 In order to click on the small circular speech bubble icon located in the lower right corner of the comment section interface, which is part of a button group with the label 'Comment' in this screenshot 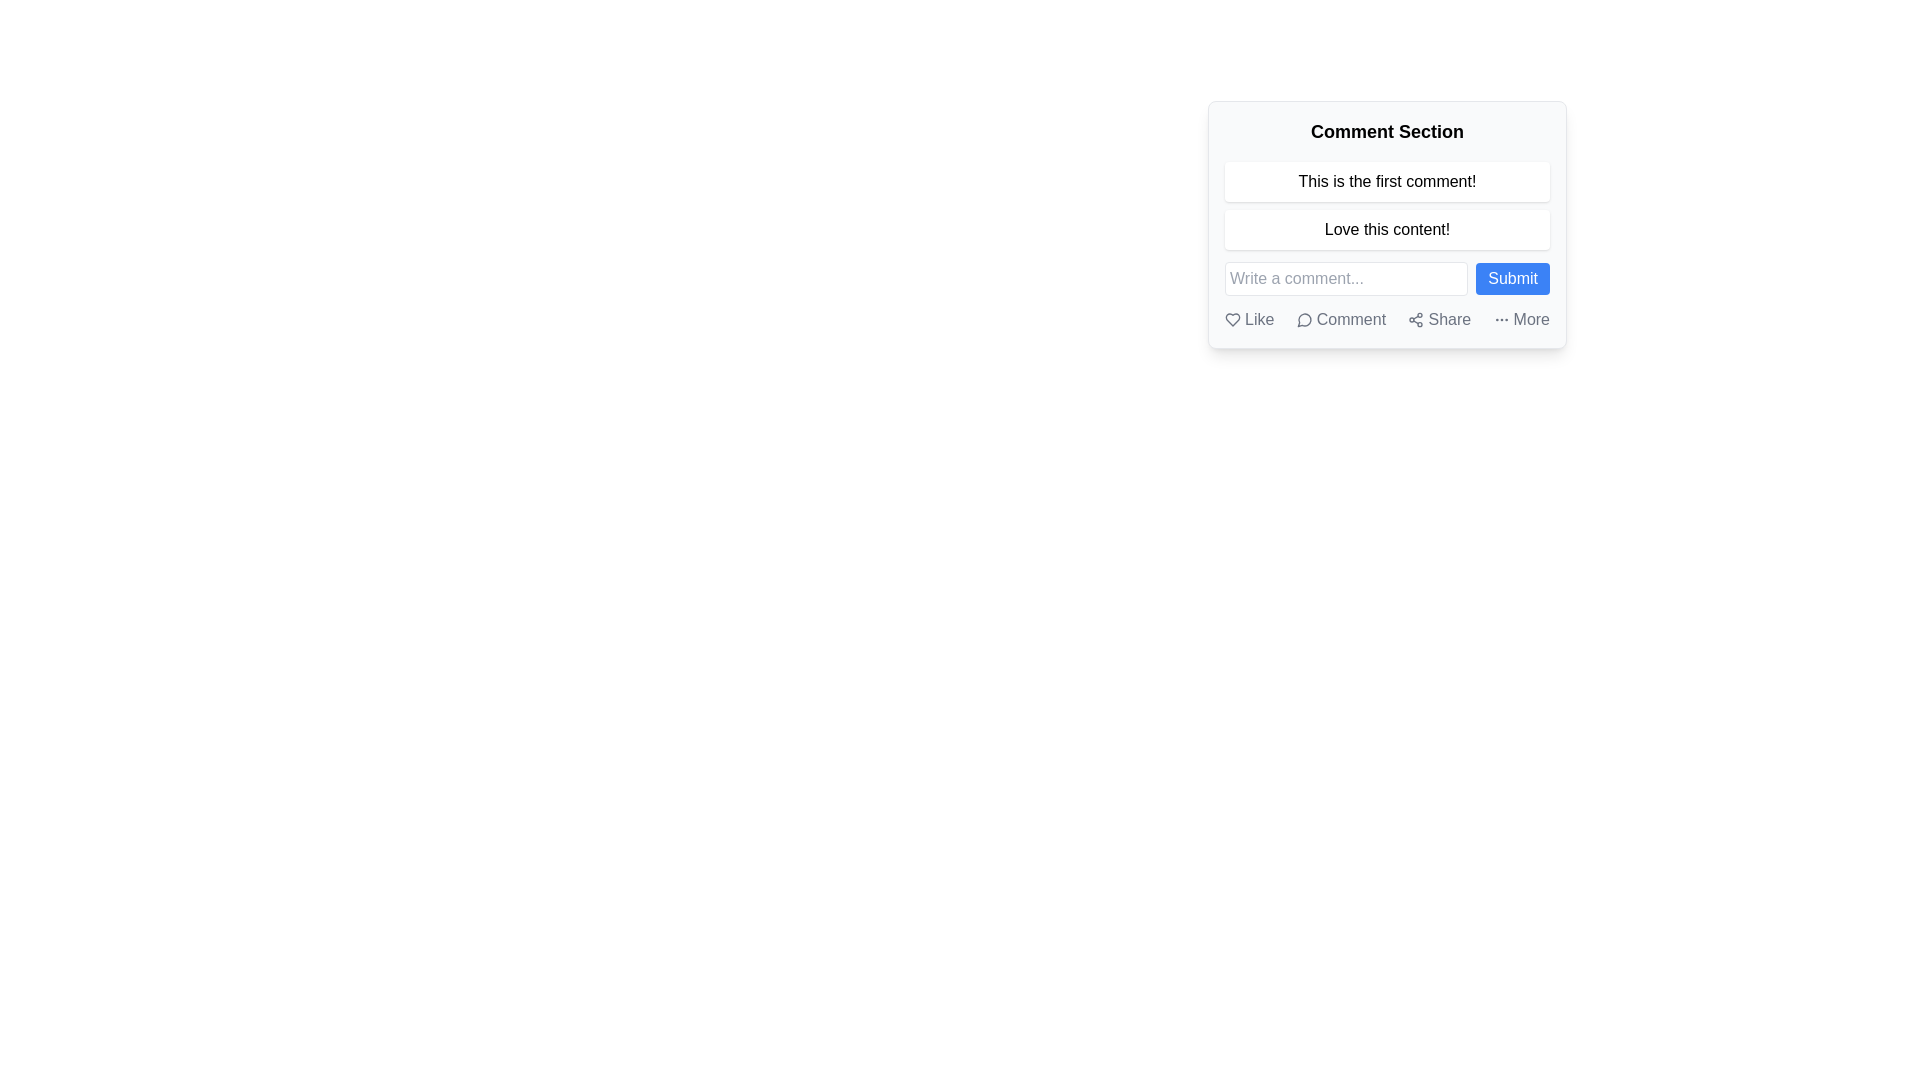, I will do `click(1304, 319)`.